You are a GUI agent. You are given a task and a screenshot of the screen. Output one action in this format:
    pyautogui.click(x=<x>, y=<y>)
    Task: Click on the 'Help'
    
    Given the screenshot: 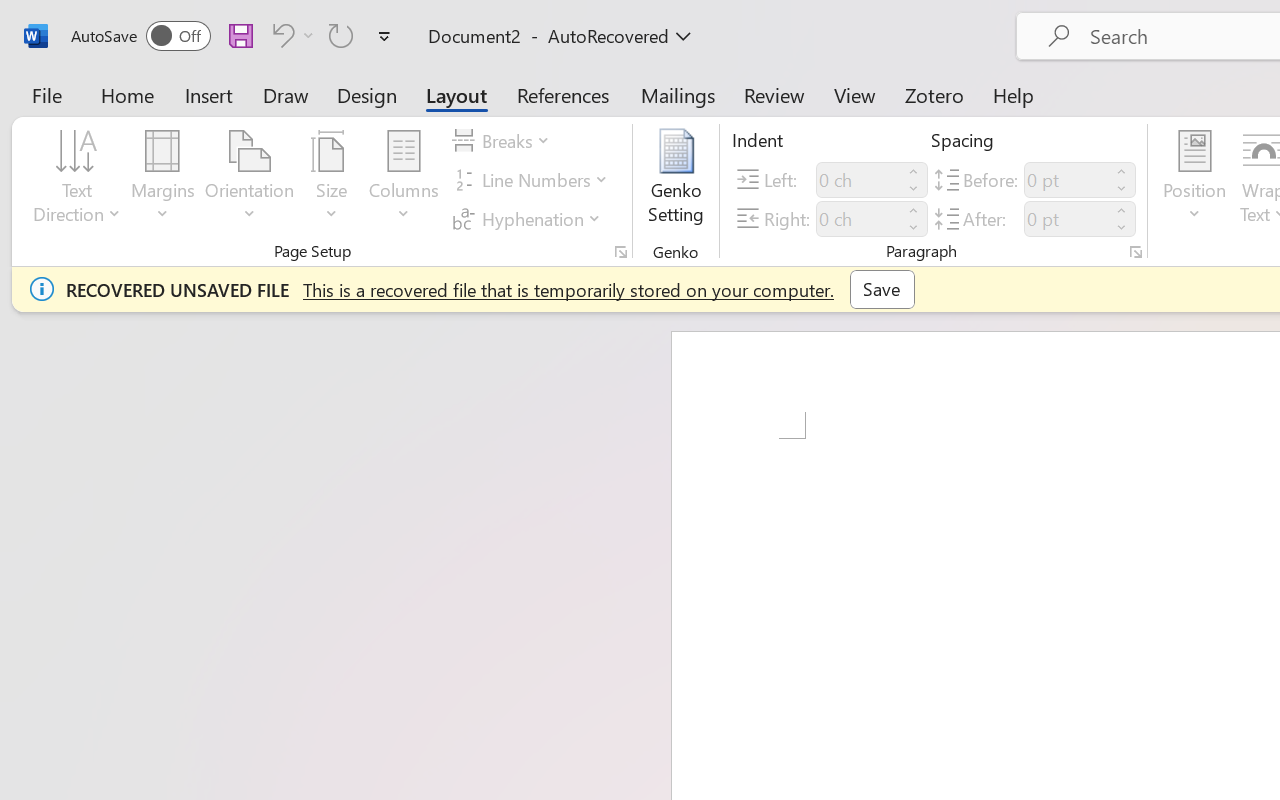 What is the action you would take?
    pyautogui.click(x=1013, y=94)
    